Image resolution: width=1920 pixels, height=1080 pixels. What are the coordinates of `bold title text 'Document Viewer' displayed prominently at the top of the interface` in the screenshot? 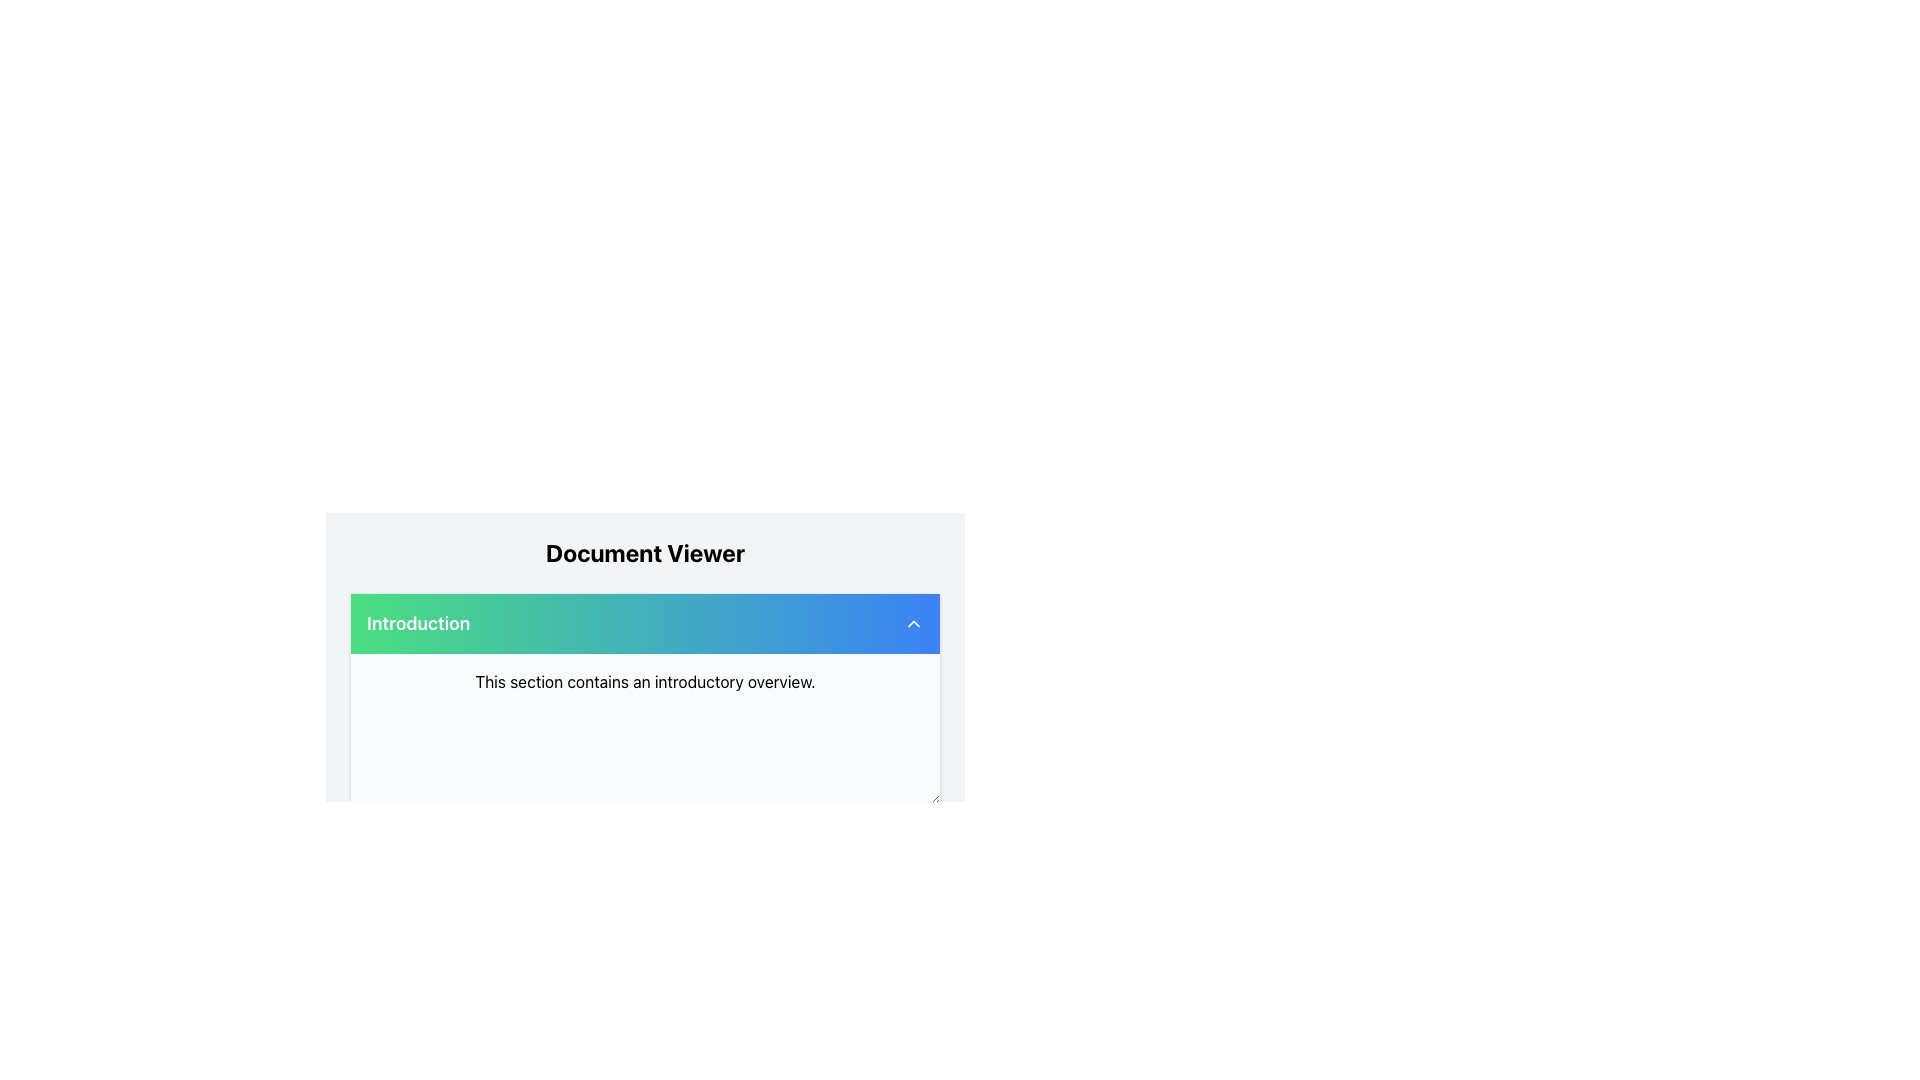 It's located at (645, 552).